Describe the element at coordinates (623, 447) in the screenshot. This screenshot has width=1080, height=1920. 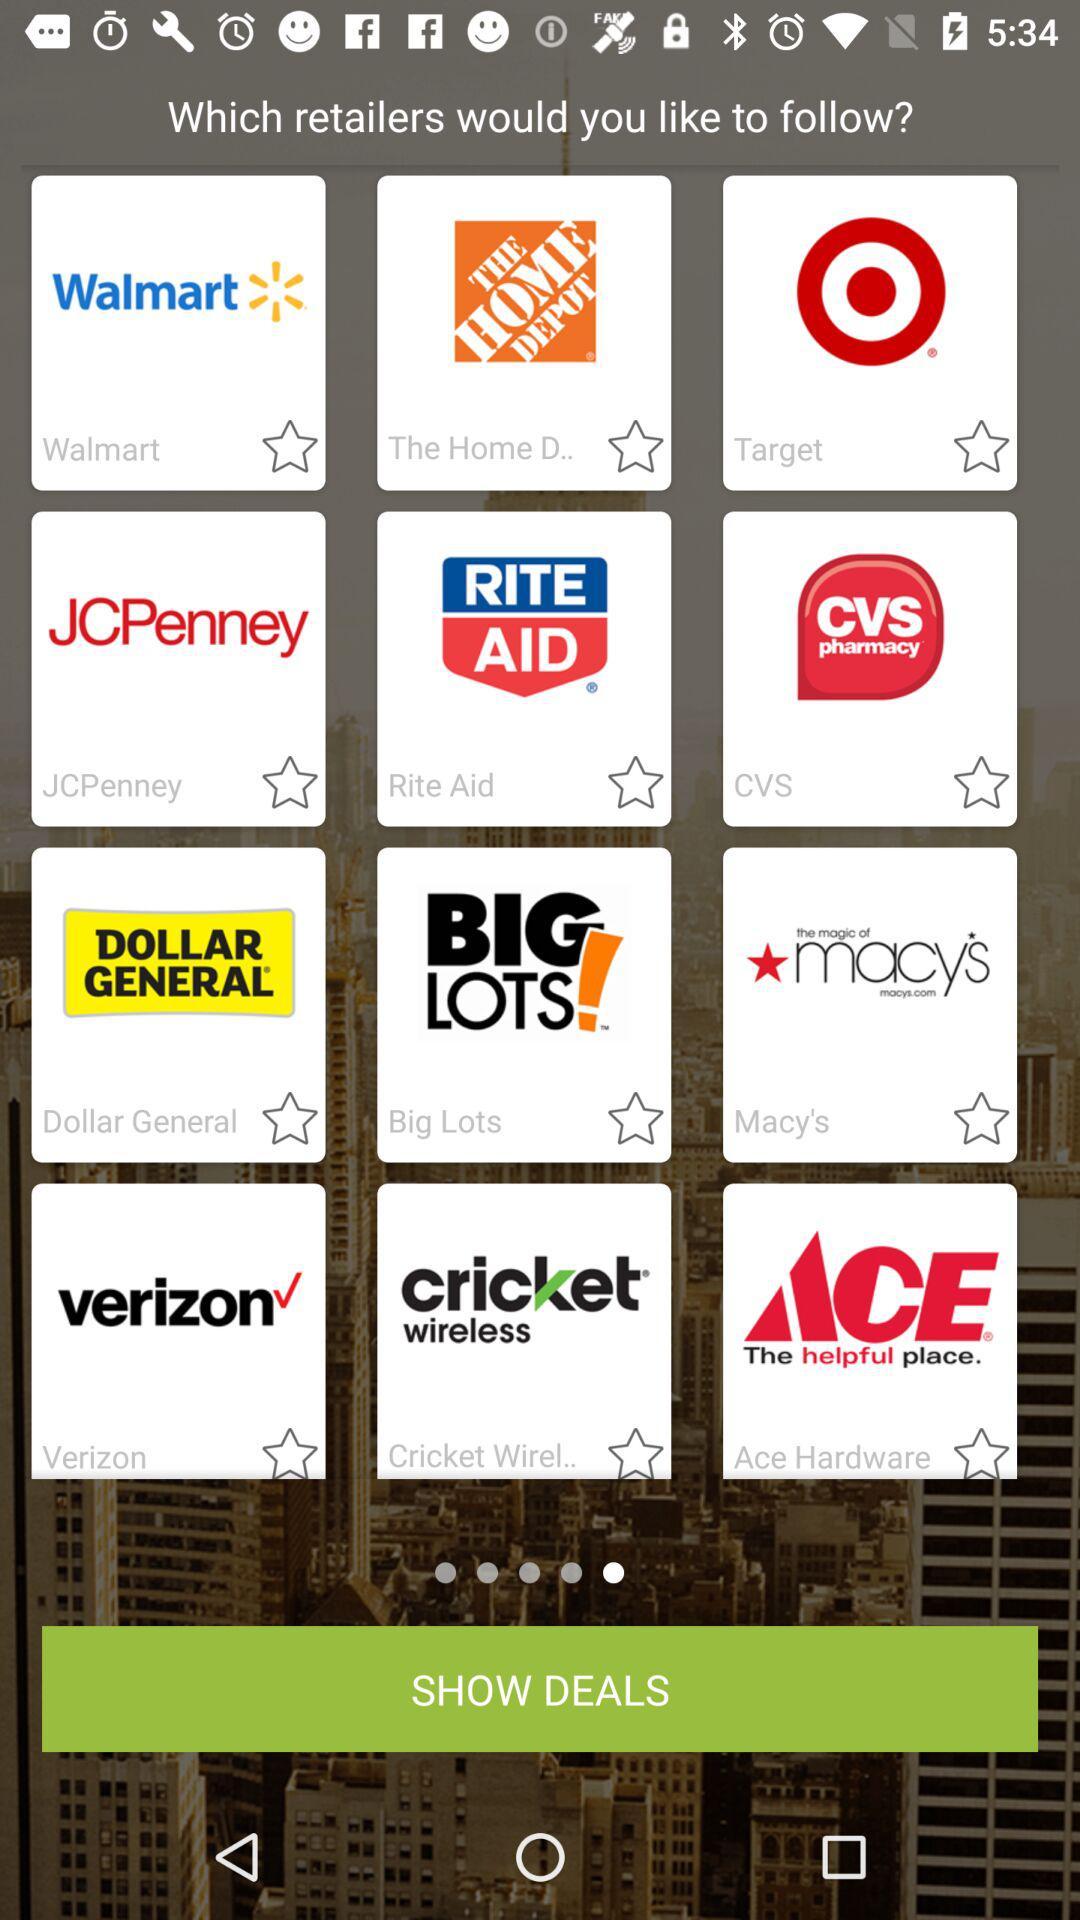
I see `like visual` at that location.